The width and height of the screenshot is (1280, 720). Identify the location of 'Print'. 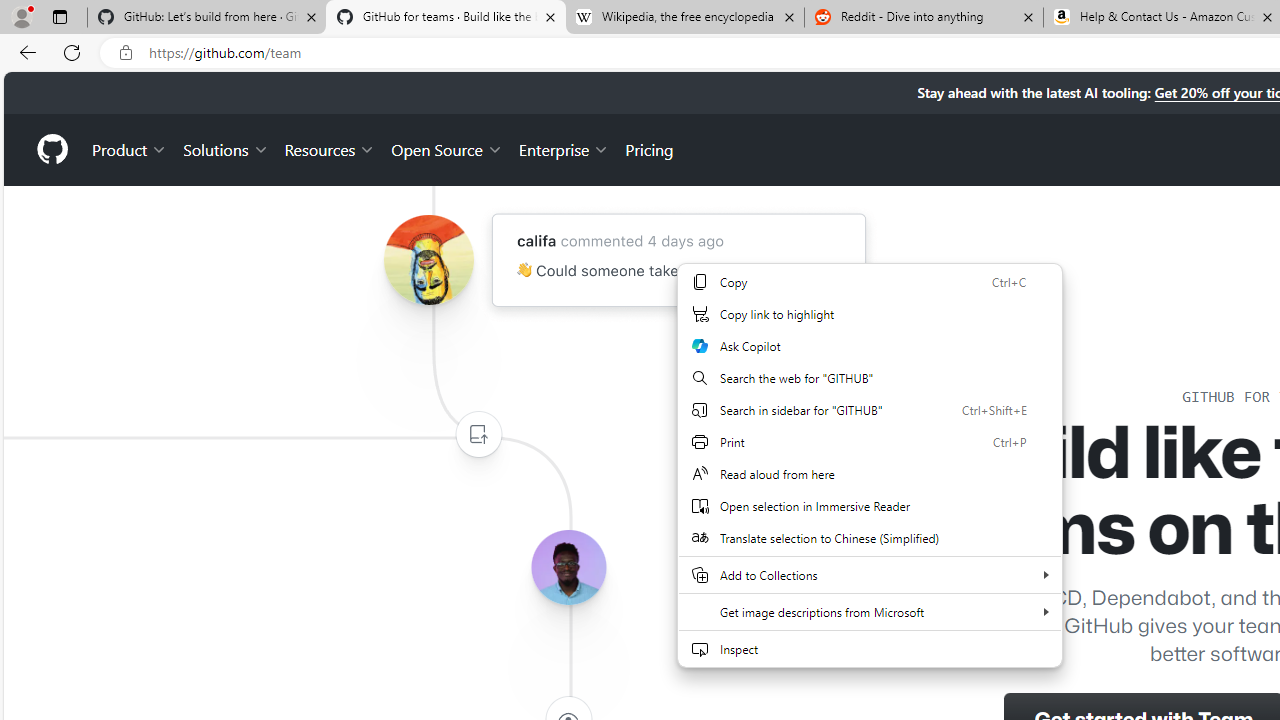
(870, 441).